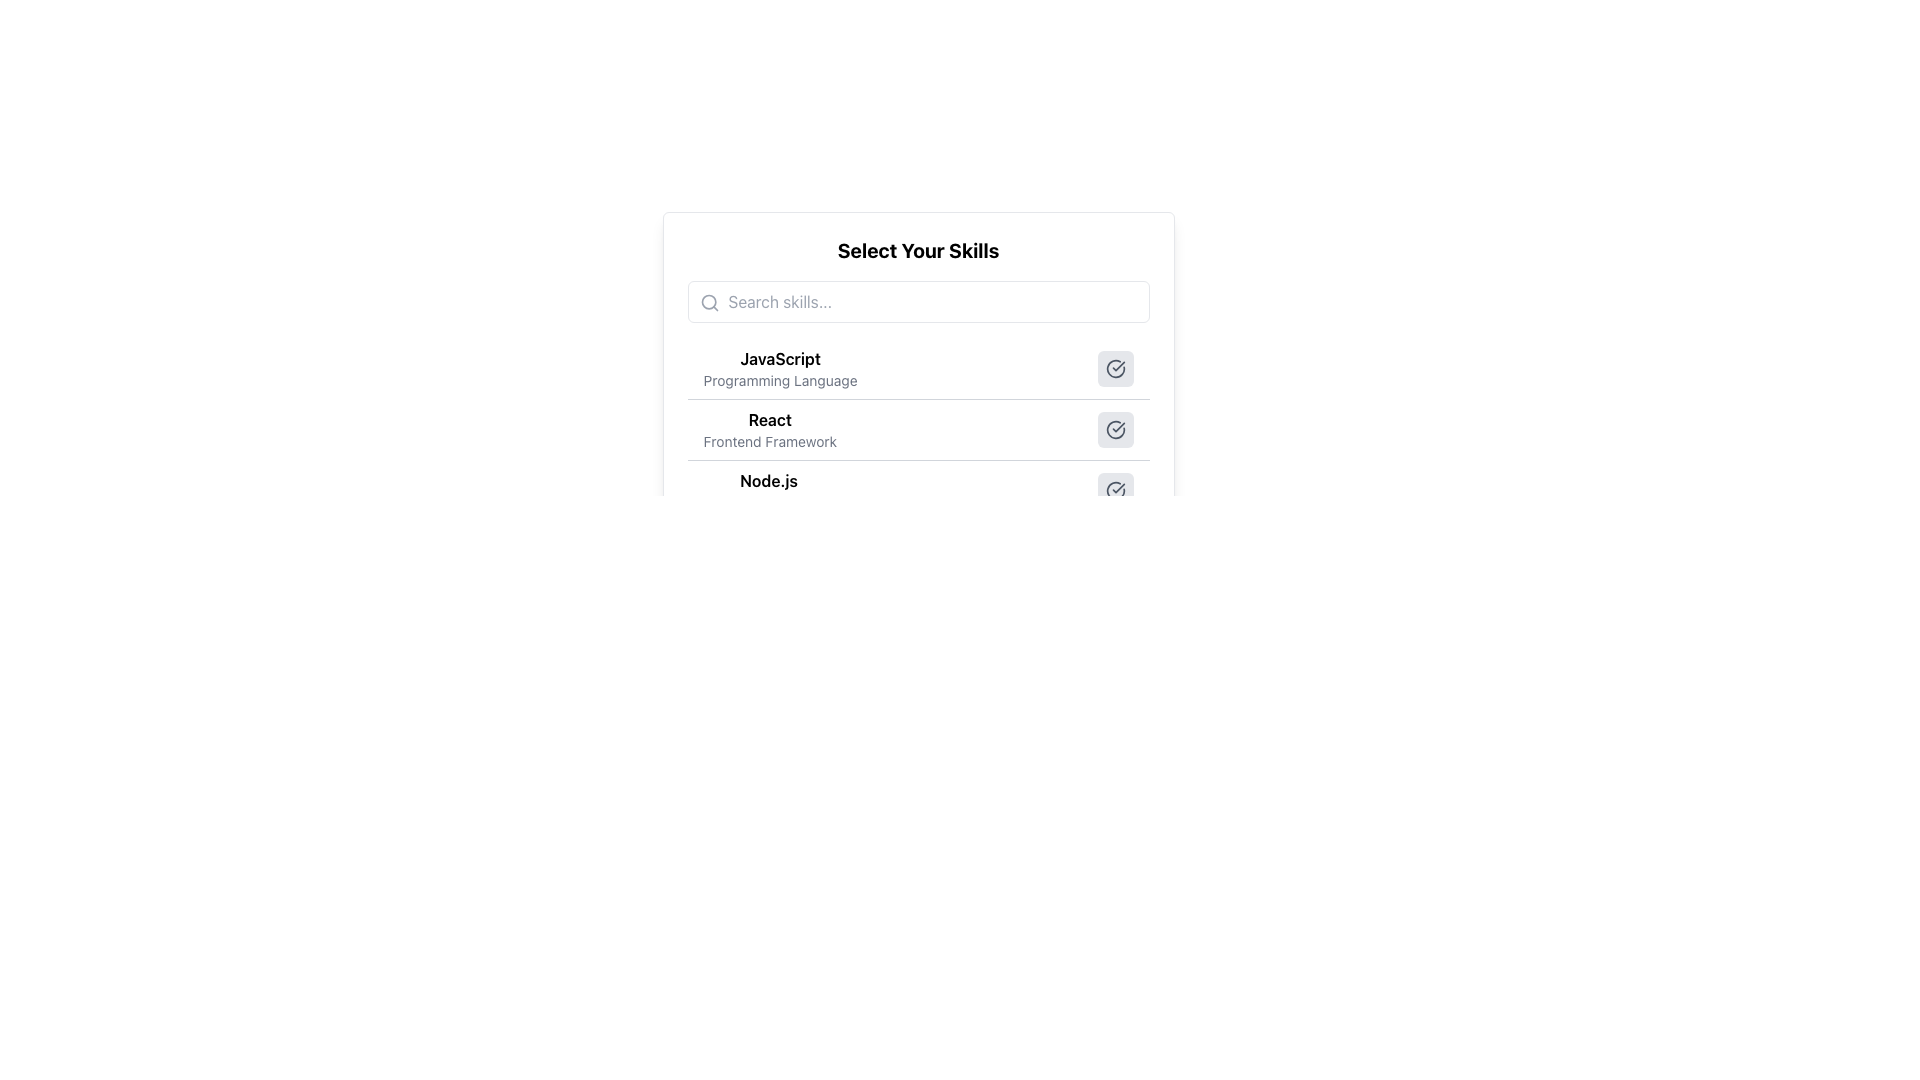 The height and width of the screenshot is (1080, 1920). Describe the element at coordinates (769, 428) in the screenshot. I see `the Label displaying 'React' with the subtitle 'Frontend Framework' in the 'Select Your Skills' section, which is the second option in the list` at that location.